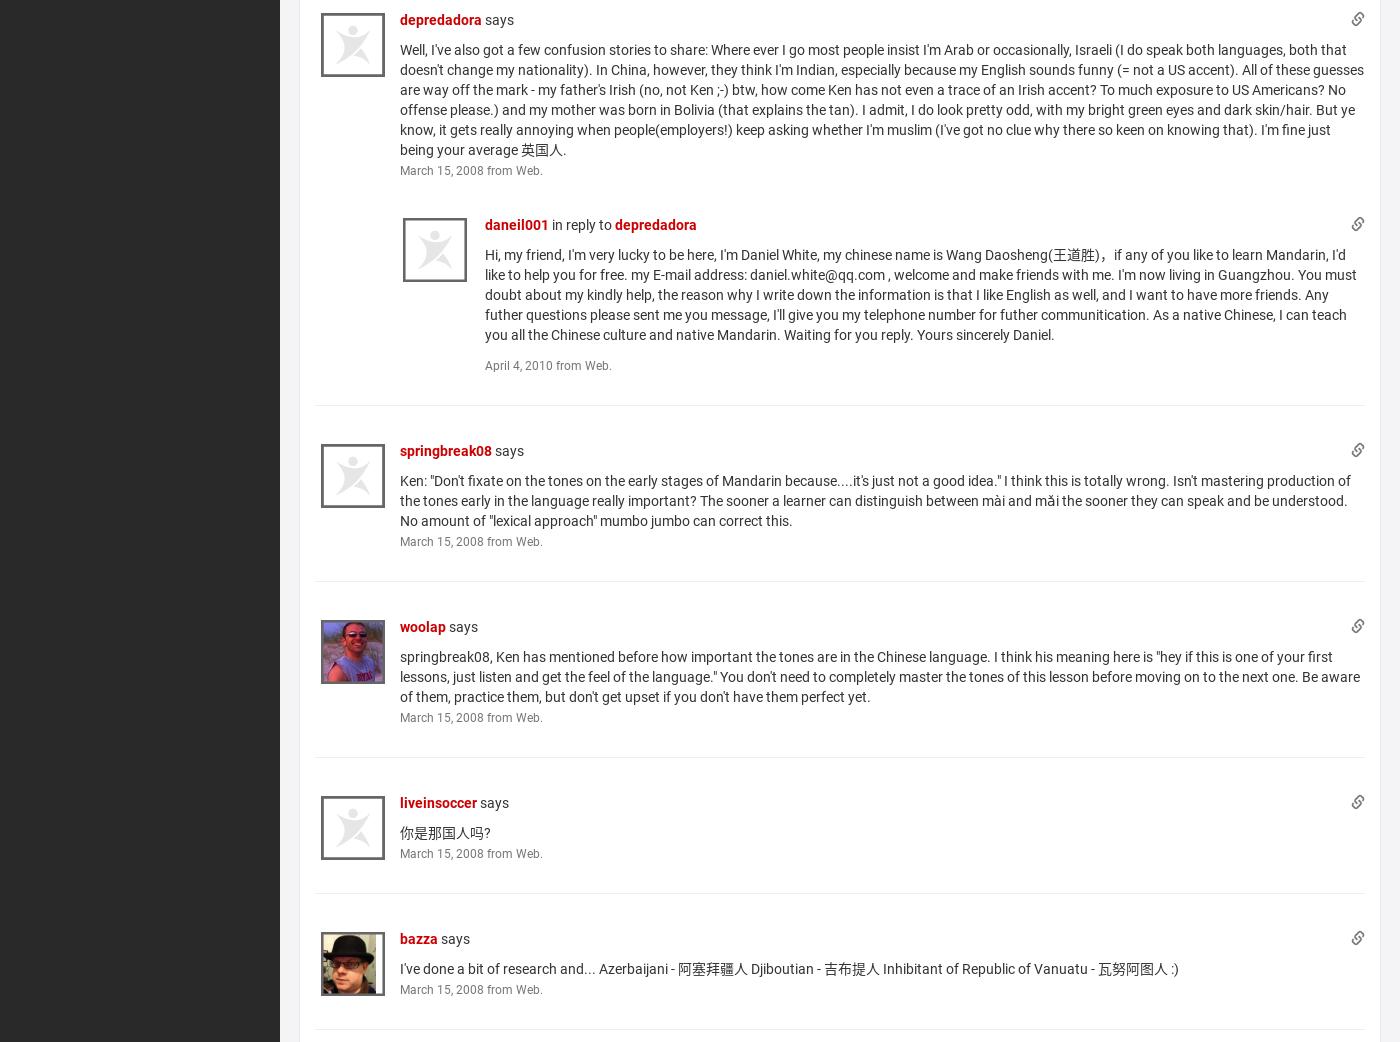 Image resolution: width=1400 pixels, height=1042 pixels. Describe the element at coordinates (581, 223) in the screenshot. I see `'in reply to'` at that location.